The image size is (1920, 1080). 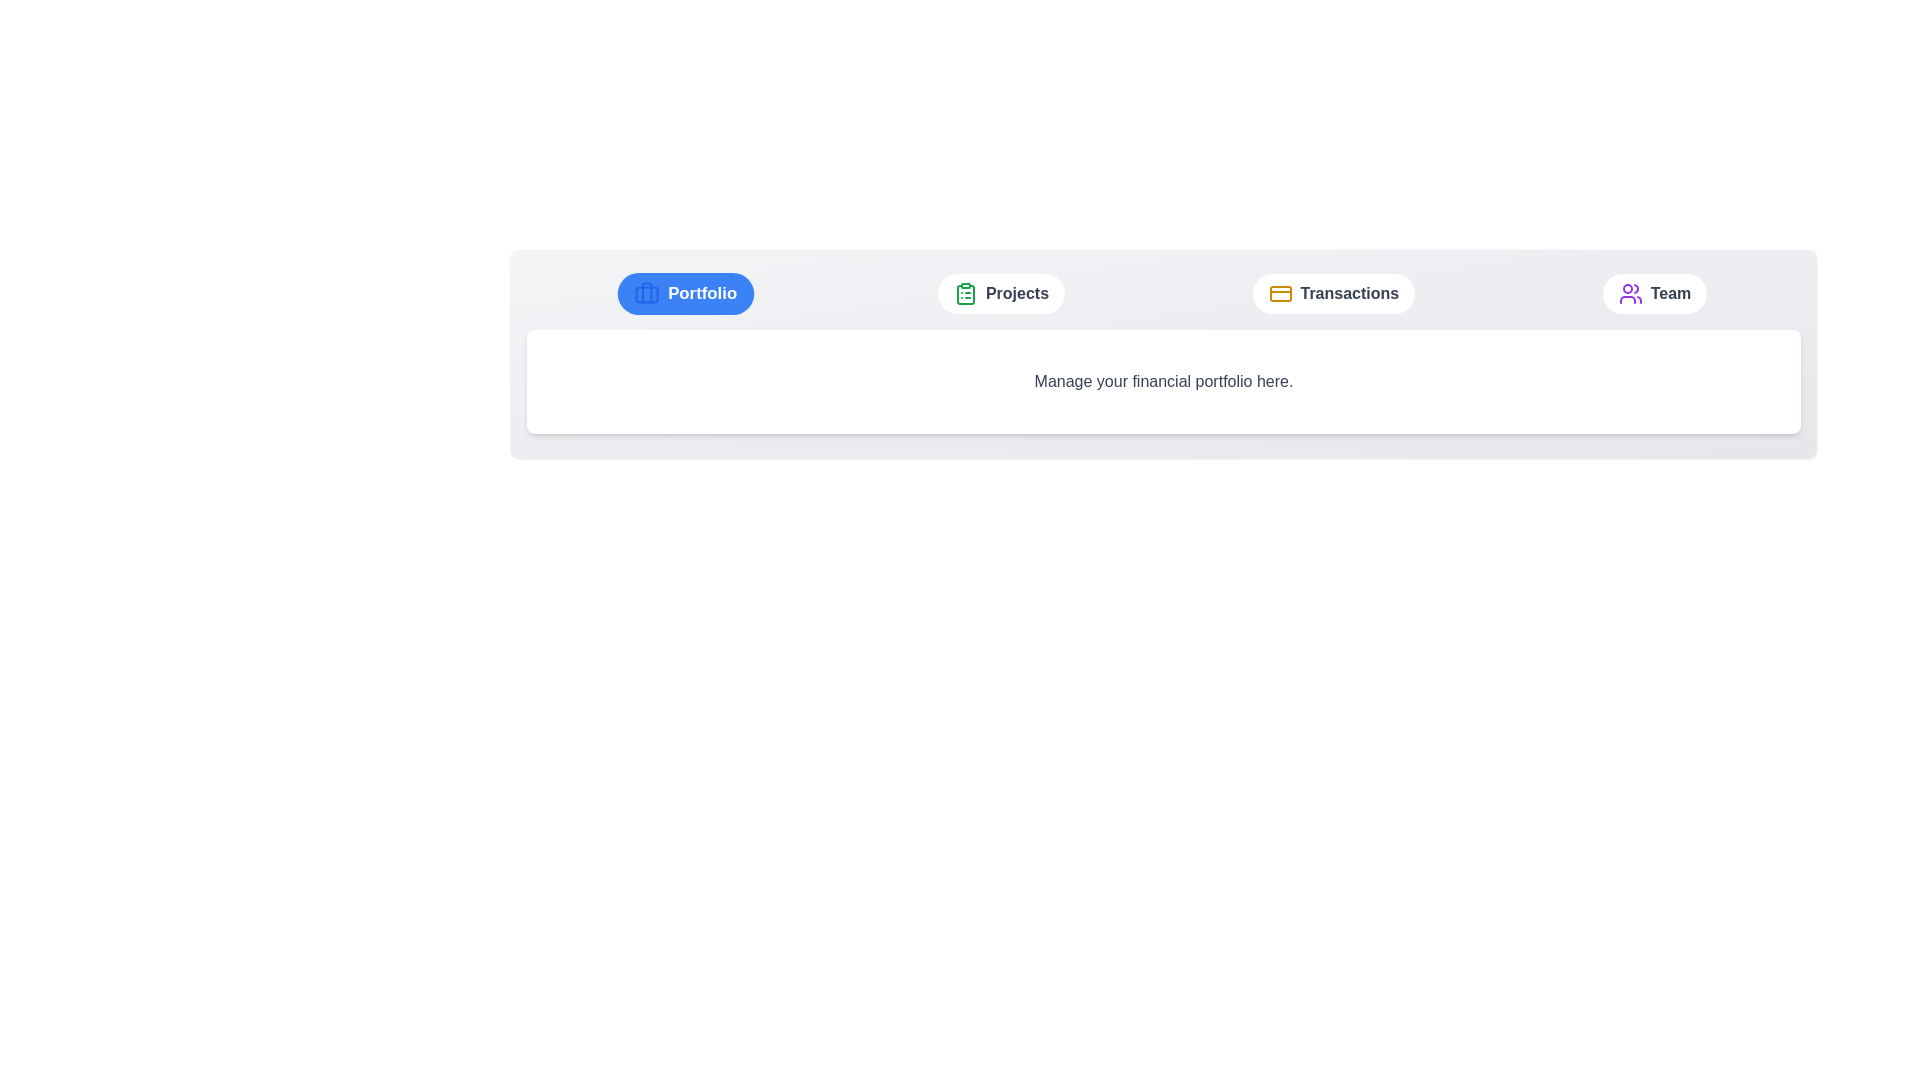 I want to click on the tab labeled Projects to observe the hover effect, so click(x=1001, y=293).